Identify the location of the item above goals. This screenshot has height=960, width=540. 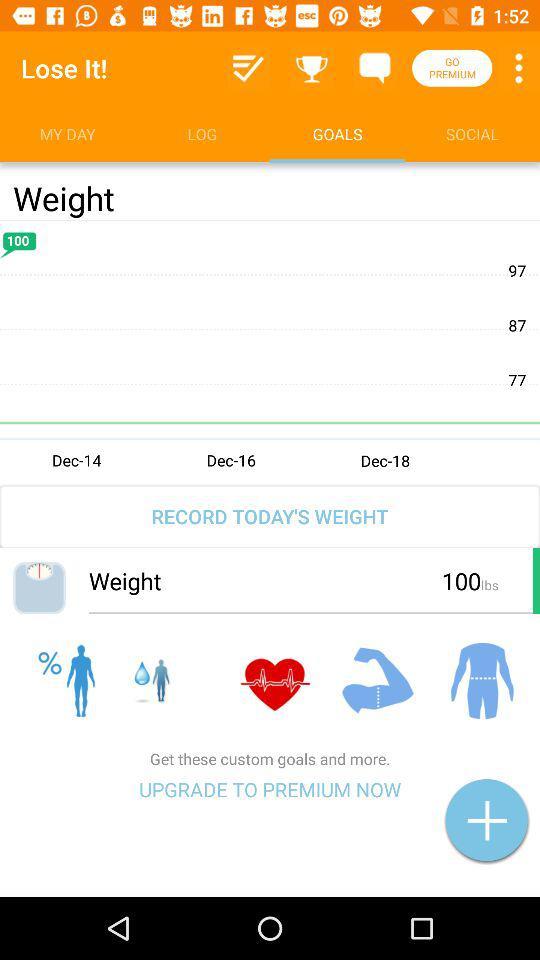
(312, 68).